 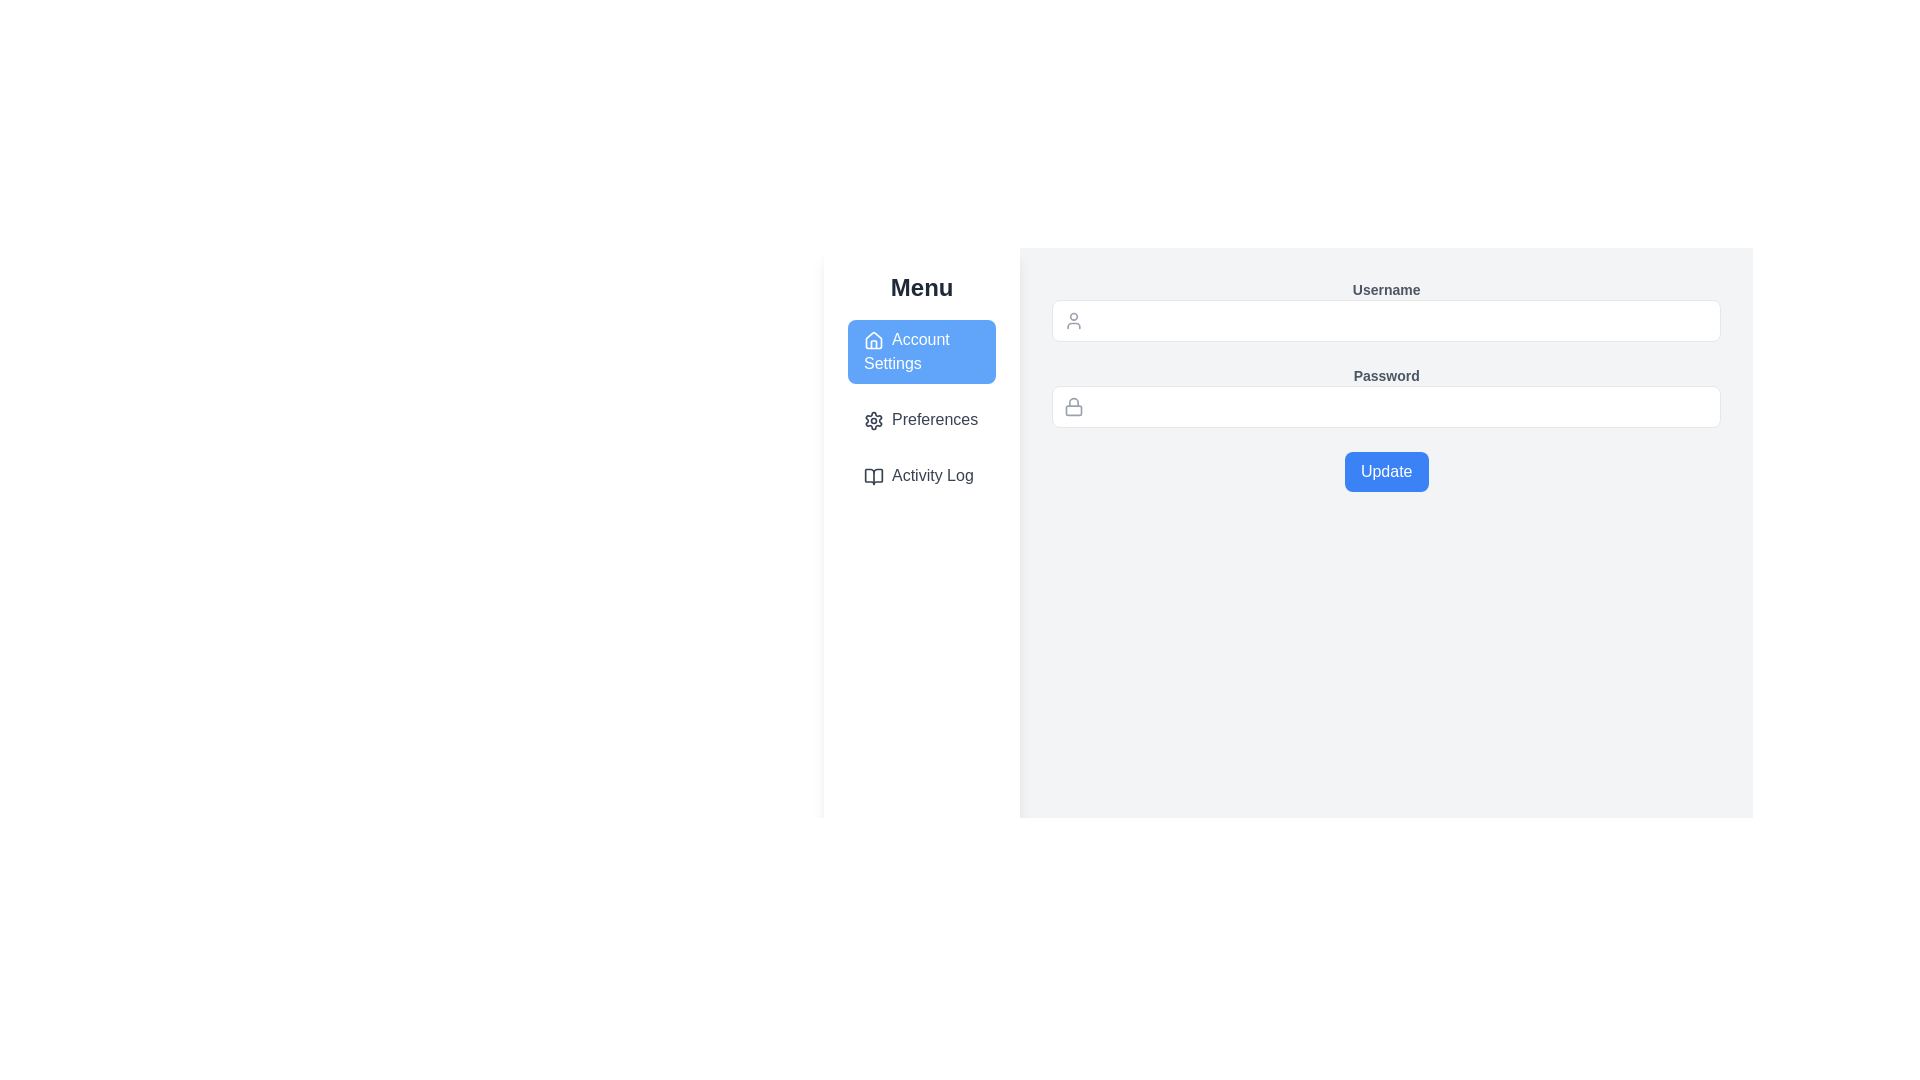 I want to click on the left-most icon that visually indicates the purpose of the associated password input field, so click(x=1073, y=406).